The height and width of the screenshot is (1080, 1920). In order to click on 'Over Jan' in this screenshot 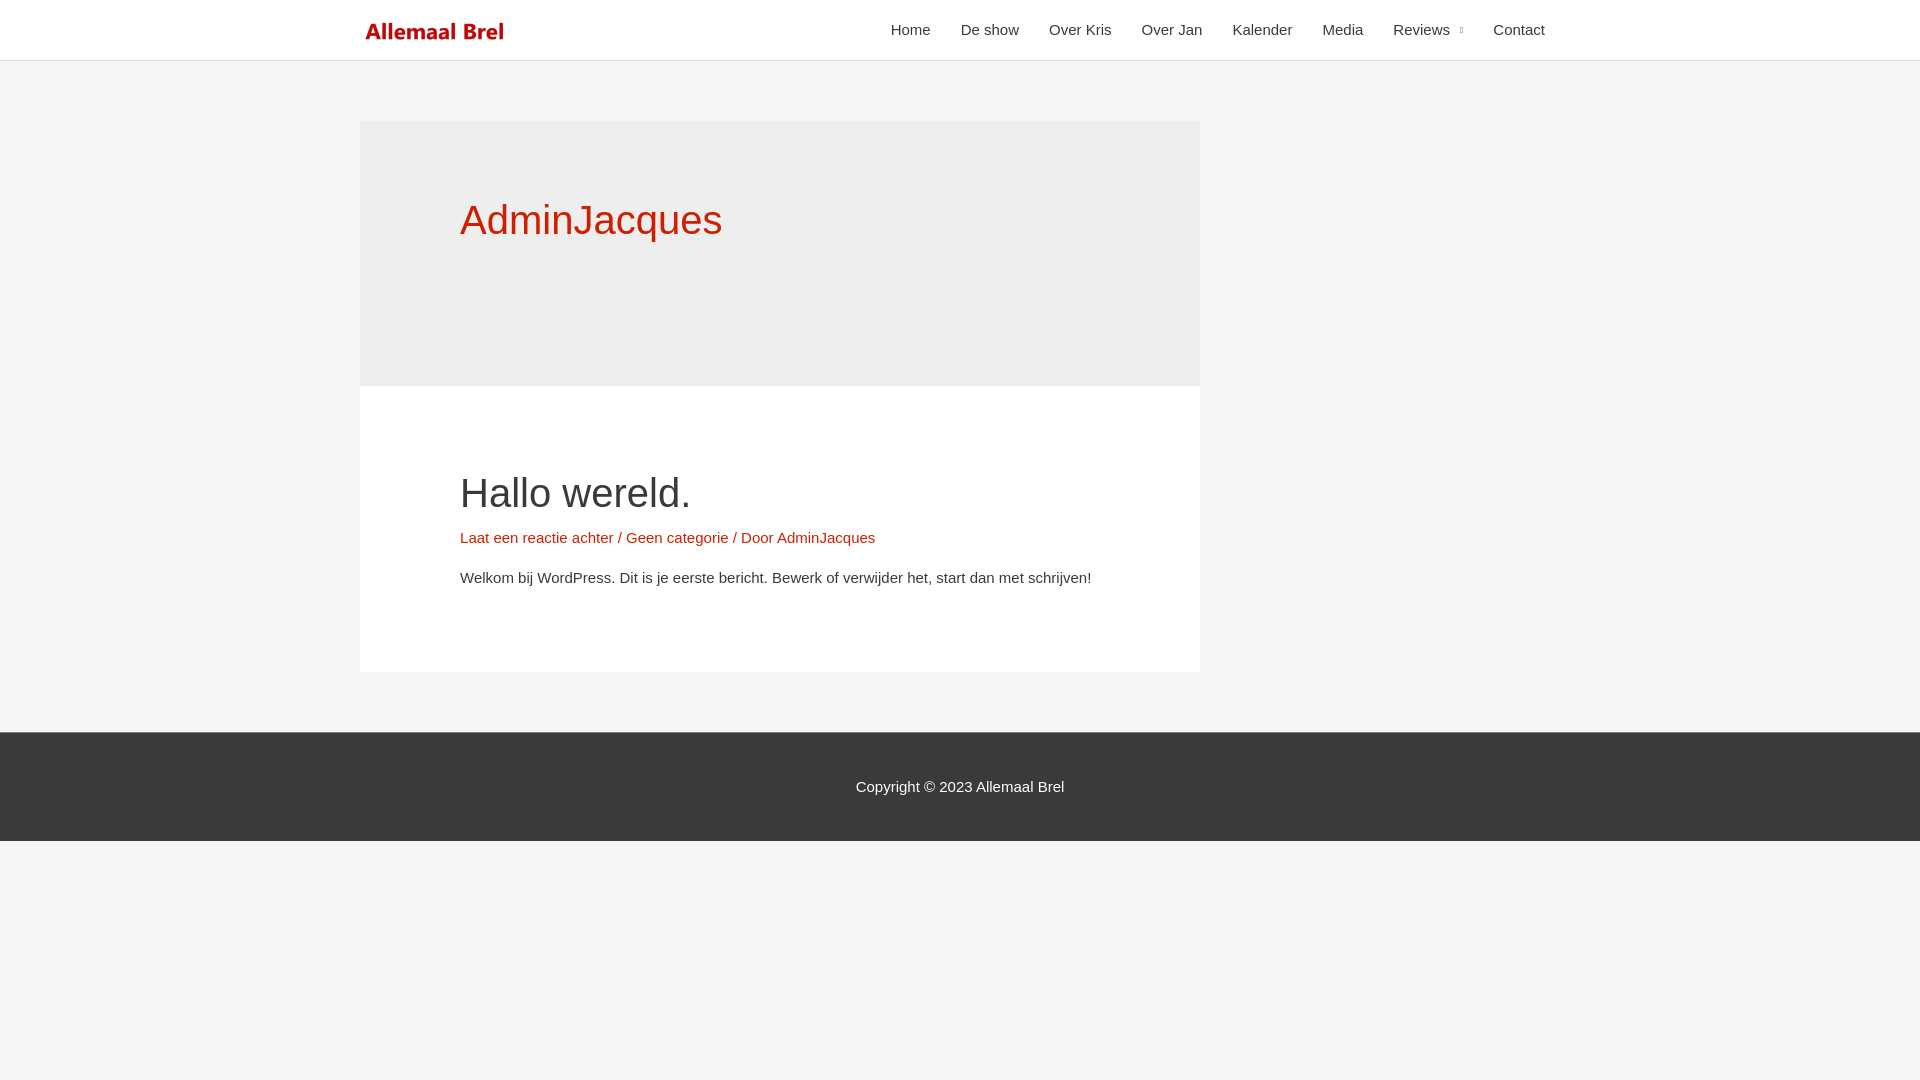, I will do `click(1127, 30)`.